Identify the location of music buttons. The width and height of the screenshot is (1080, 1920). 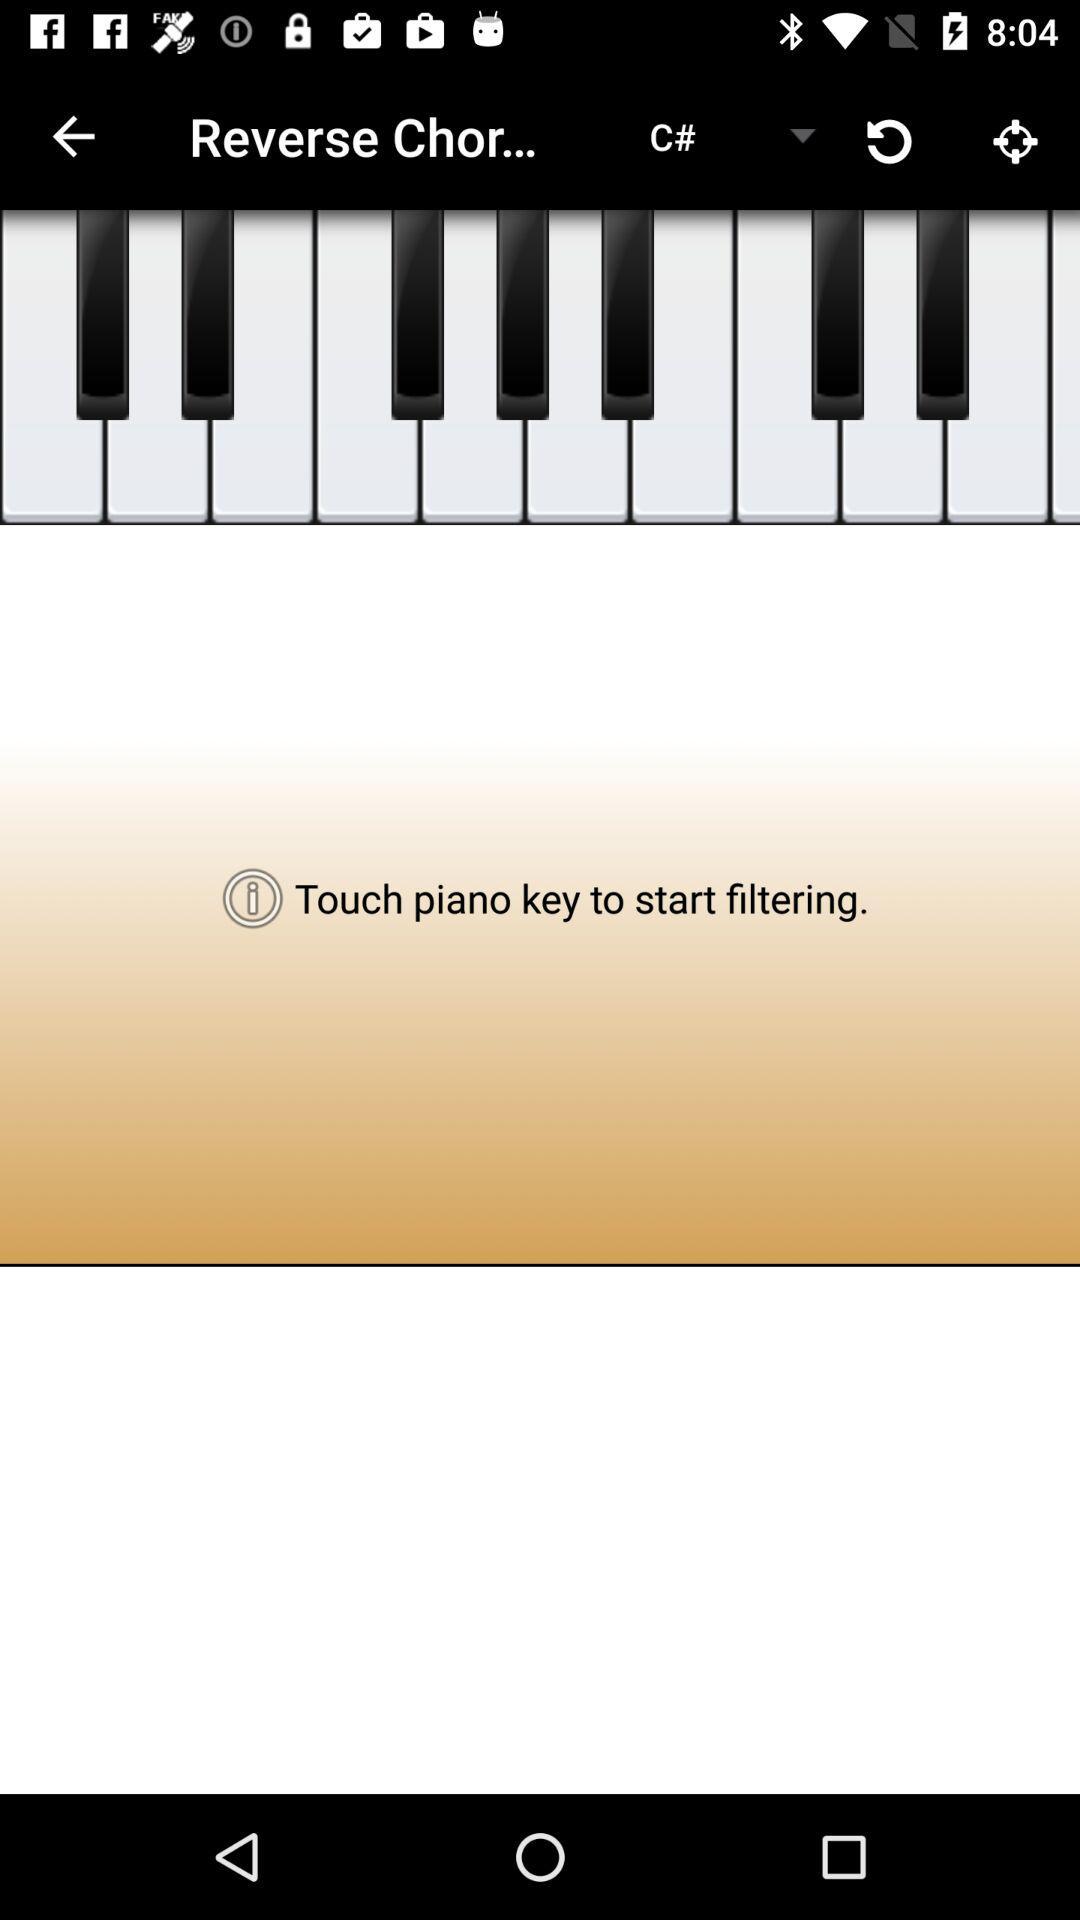
(416, 314).